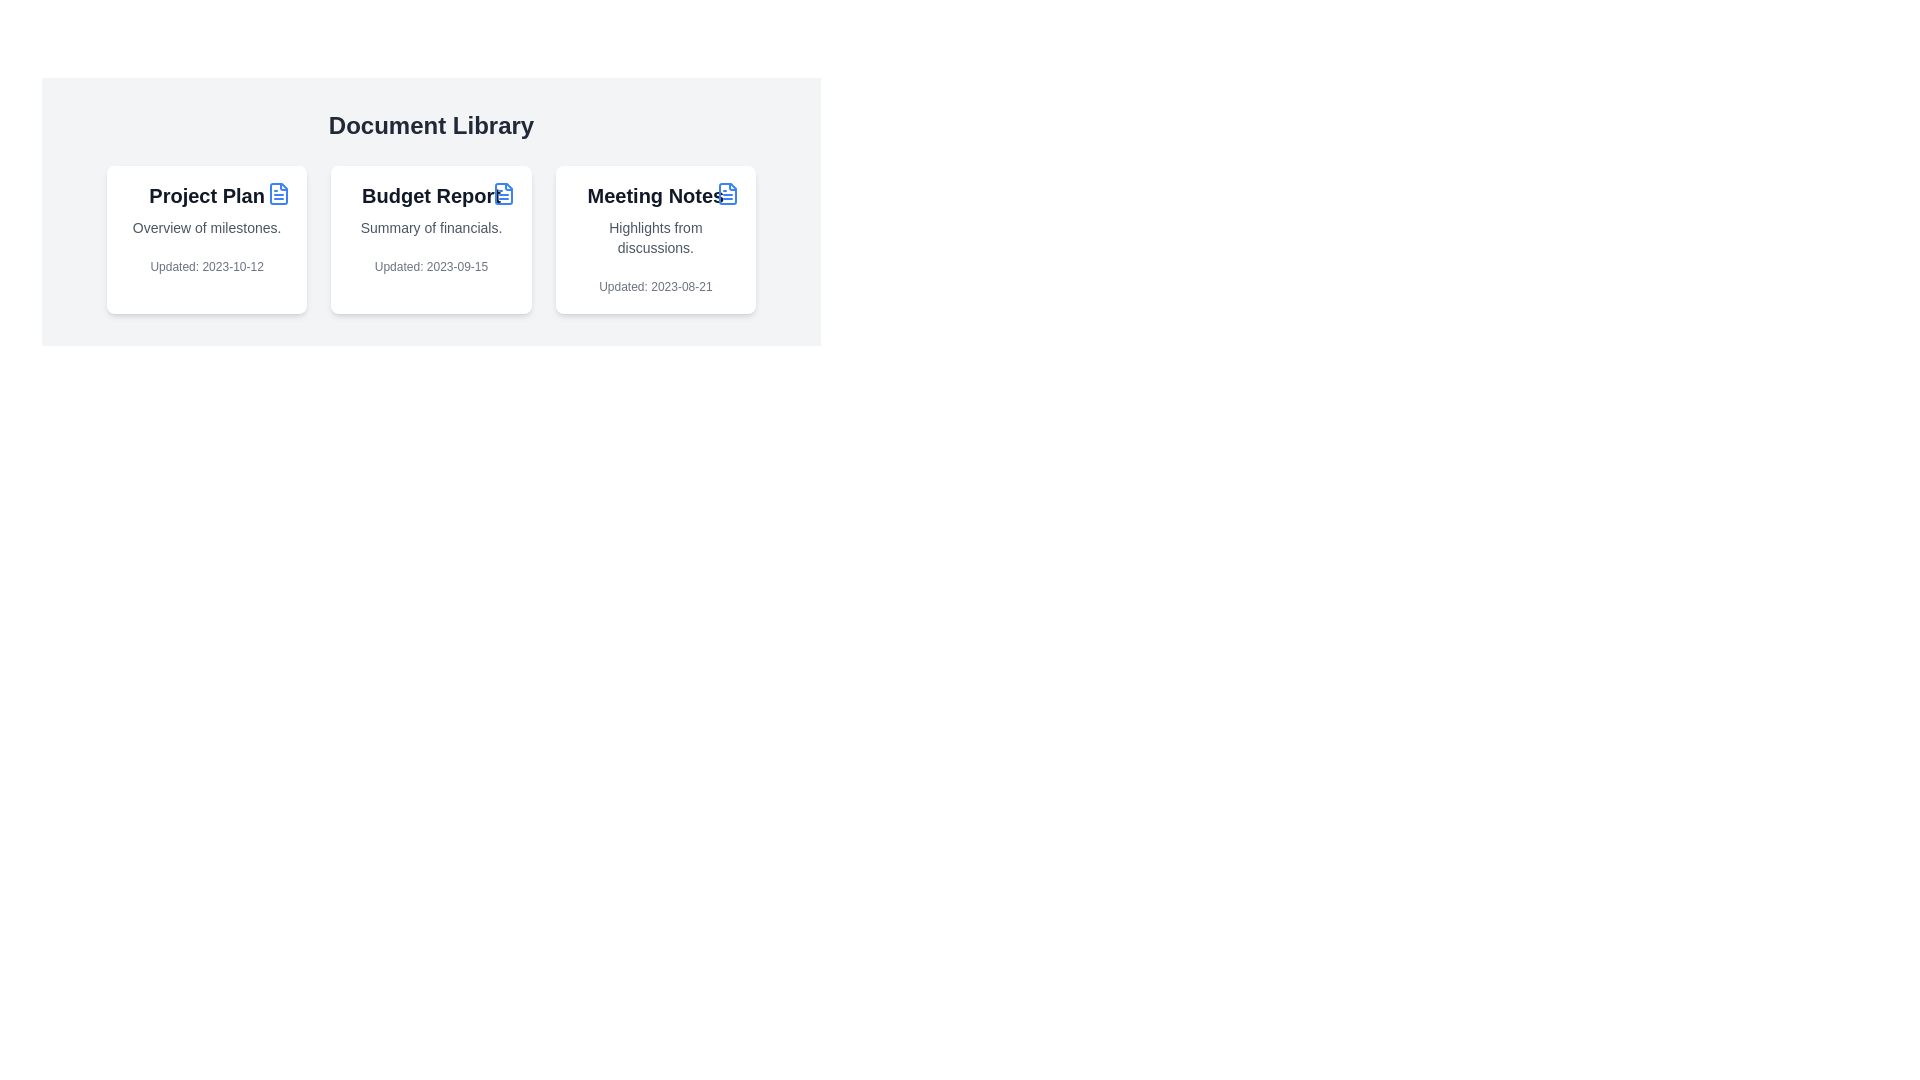 Image resolution: width=1920 pixels, height=1080 pixels. Describe the element at coordinates (727, 193) in the screenshot. I see `the blue document icon located at the top-right corner of the 'Meeting Notes' card within the 'Document Library'` at that location.